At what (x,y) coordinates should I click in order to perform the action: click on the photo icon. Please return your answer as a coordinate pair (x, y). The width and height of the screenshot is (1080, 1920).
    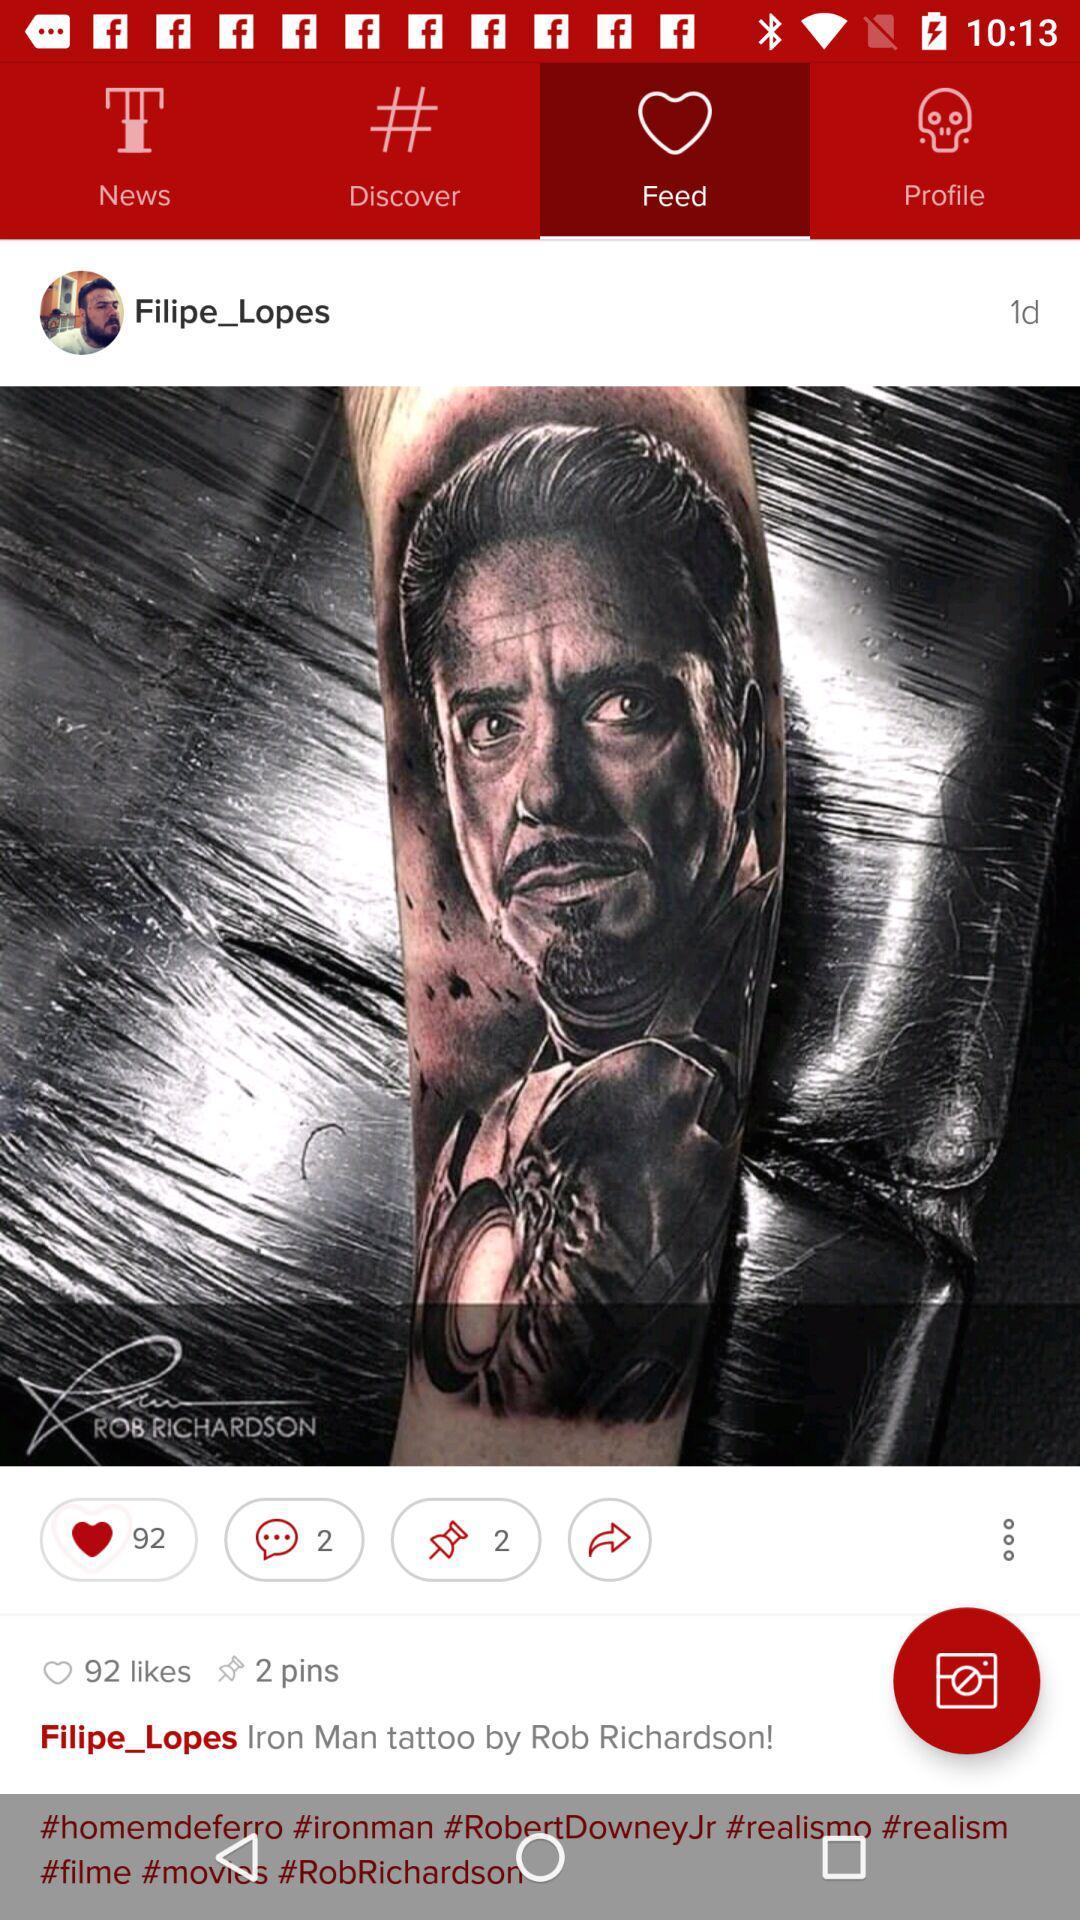
    Looking at the image, I should click on (965, 1680).